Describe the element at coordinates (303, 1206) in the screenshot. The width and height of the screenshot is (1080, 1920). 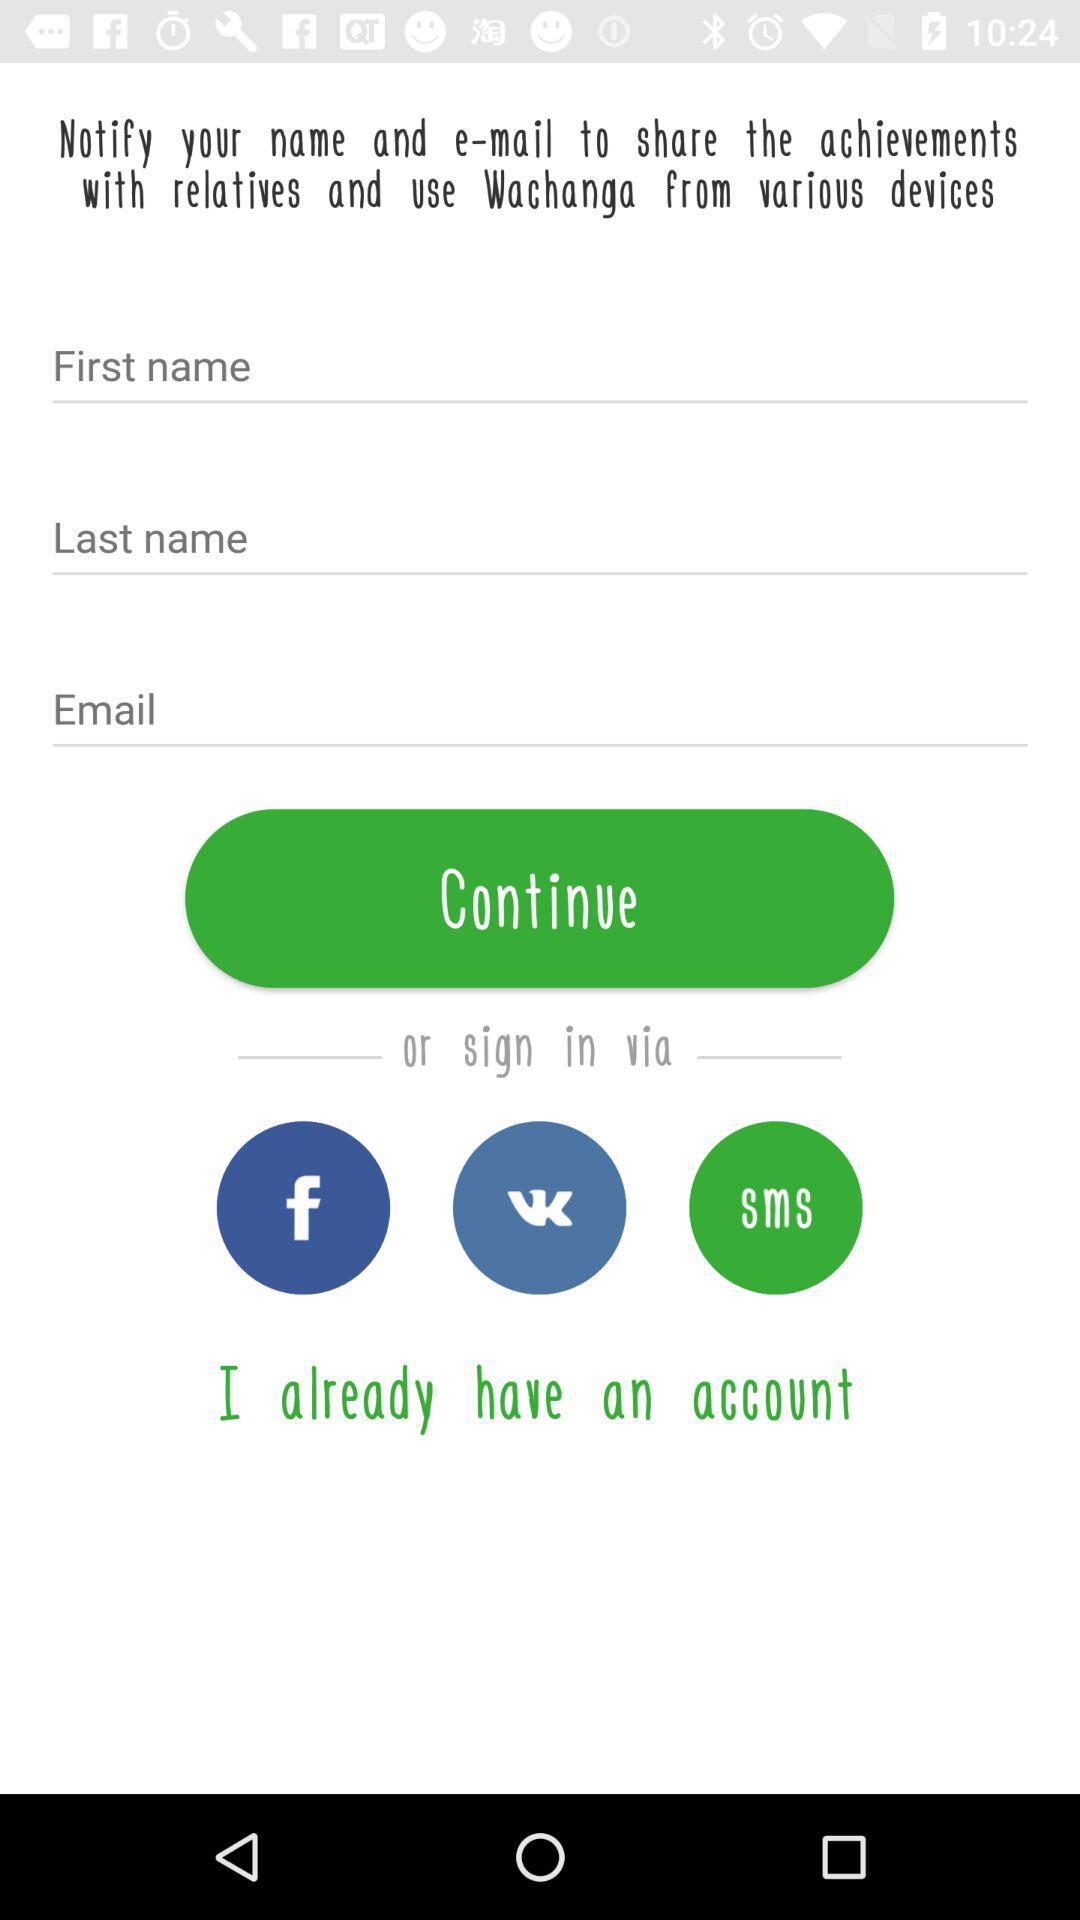
I see `facebook sign in` at that location.